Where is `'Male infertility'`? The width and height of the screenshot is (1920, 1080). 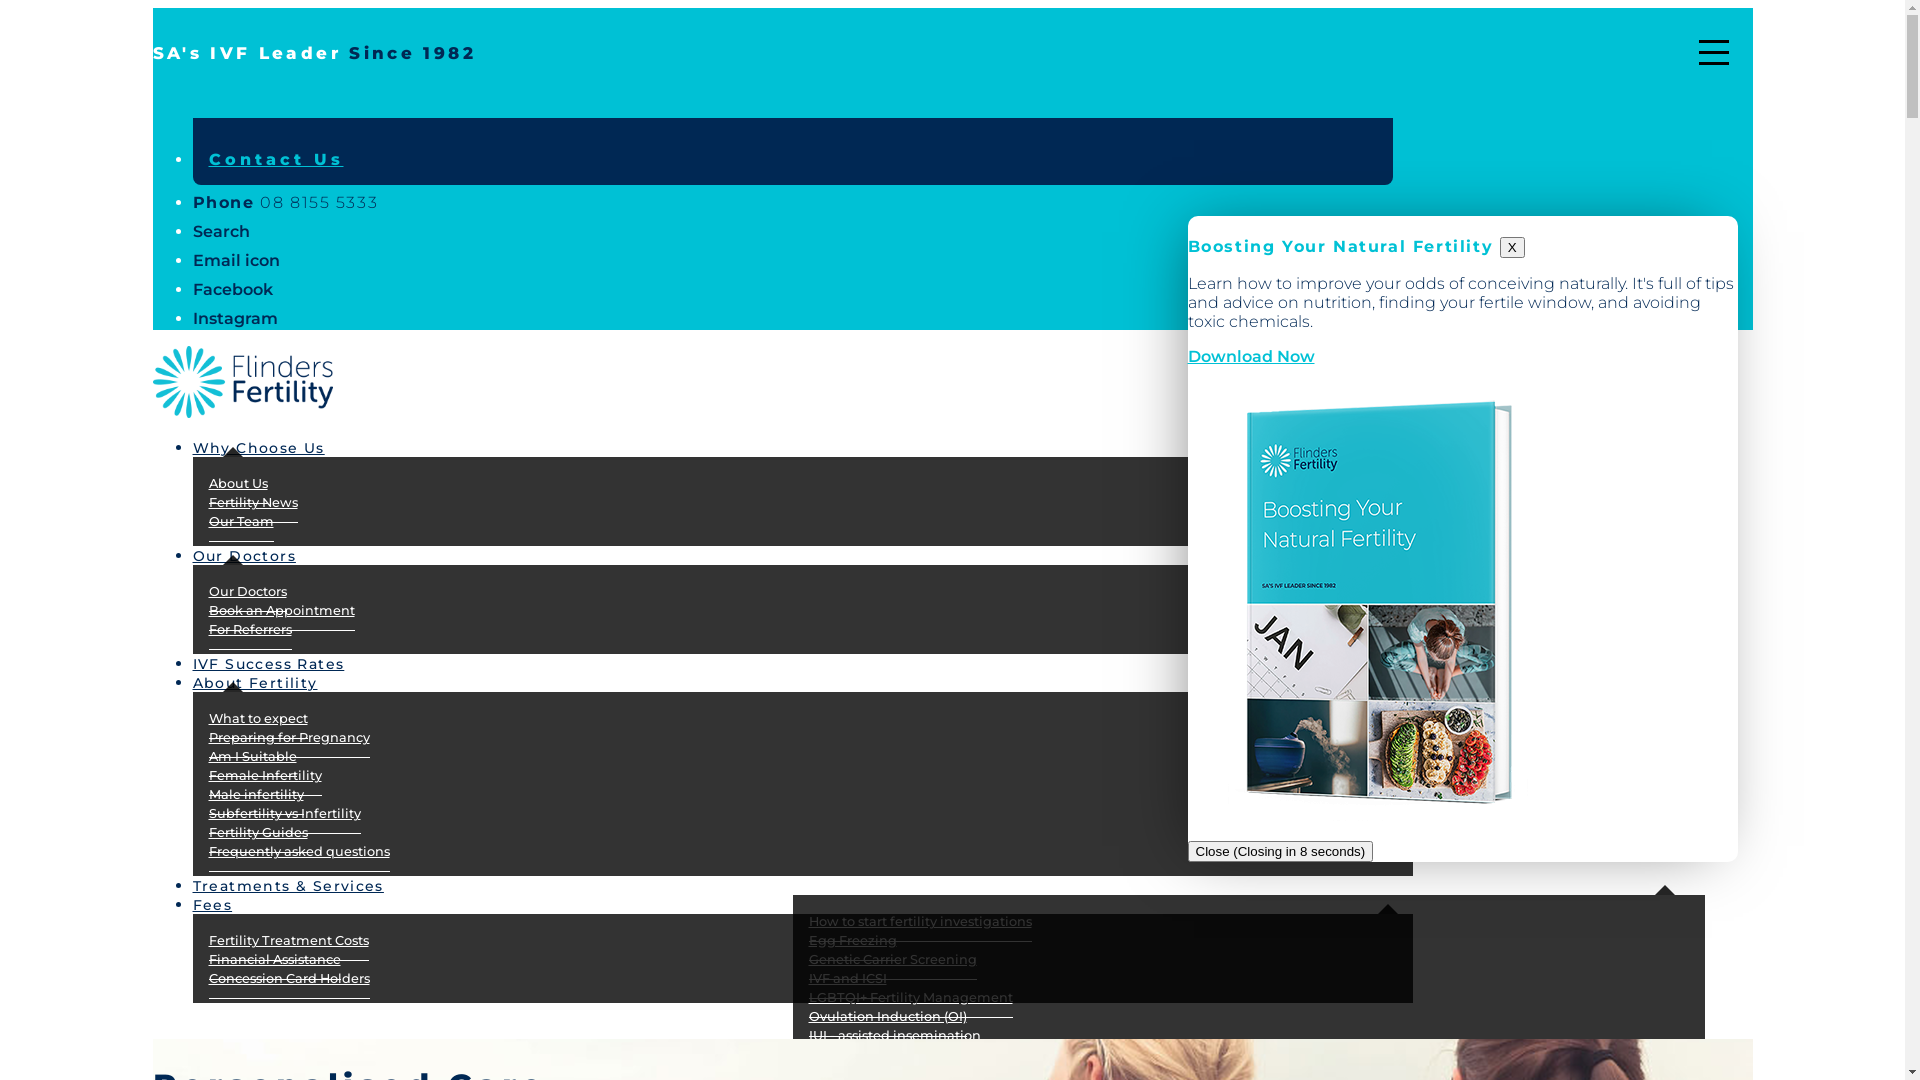 'Male infertility' is located at coordinates (254, 793).